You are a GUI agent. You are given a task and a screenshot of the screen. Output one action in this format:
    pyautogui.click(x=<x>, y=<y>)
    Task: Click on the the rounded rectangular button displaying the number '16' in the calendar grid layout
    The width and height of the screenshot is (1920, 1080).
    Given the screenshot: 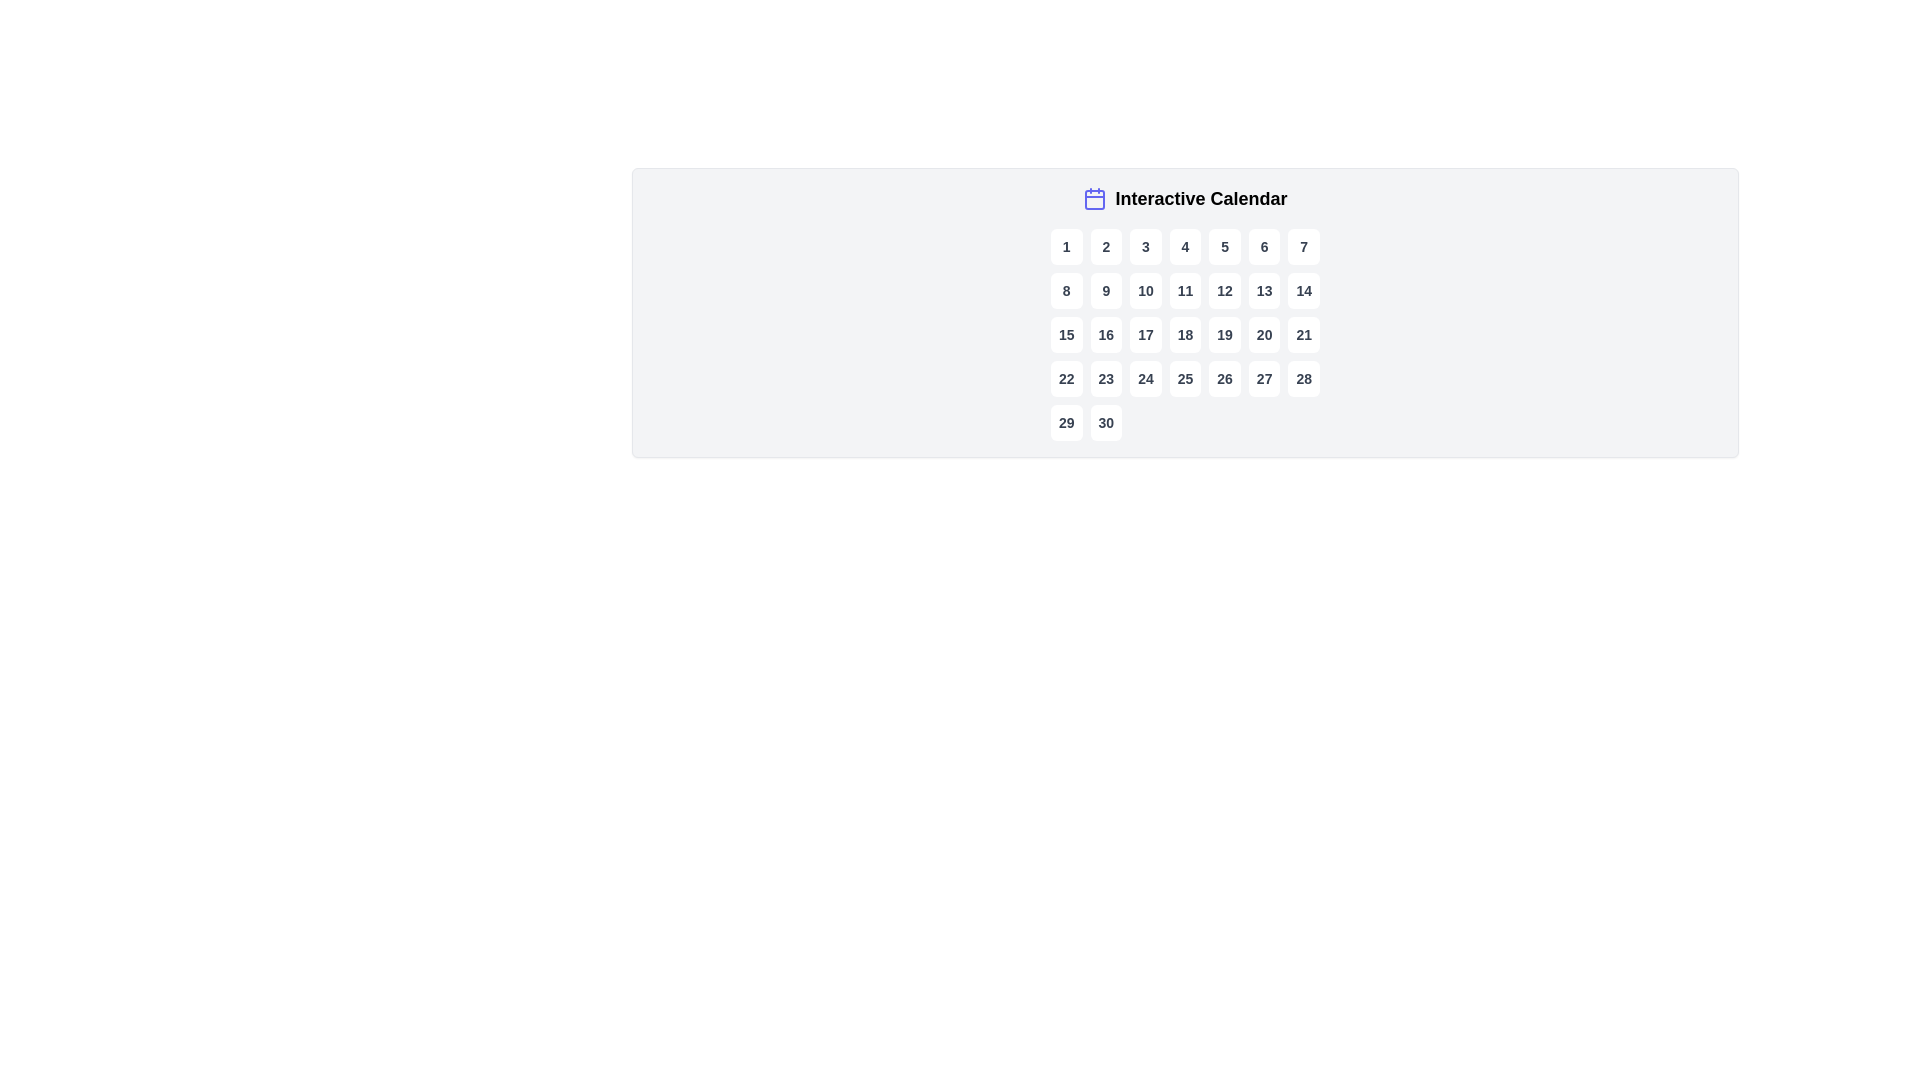 What is the action you would take?
    pyautogui.click(x=1105, y=334)
    